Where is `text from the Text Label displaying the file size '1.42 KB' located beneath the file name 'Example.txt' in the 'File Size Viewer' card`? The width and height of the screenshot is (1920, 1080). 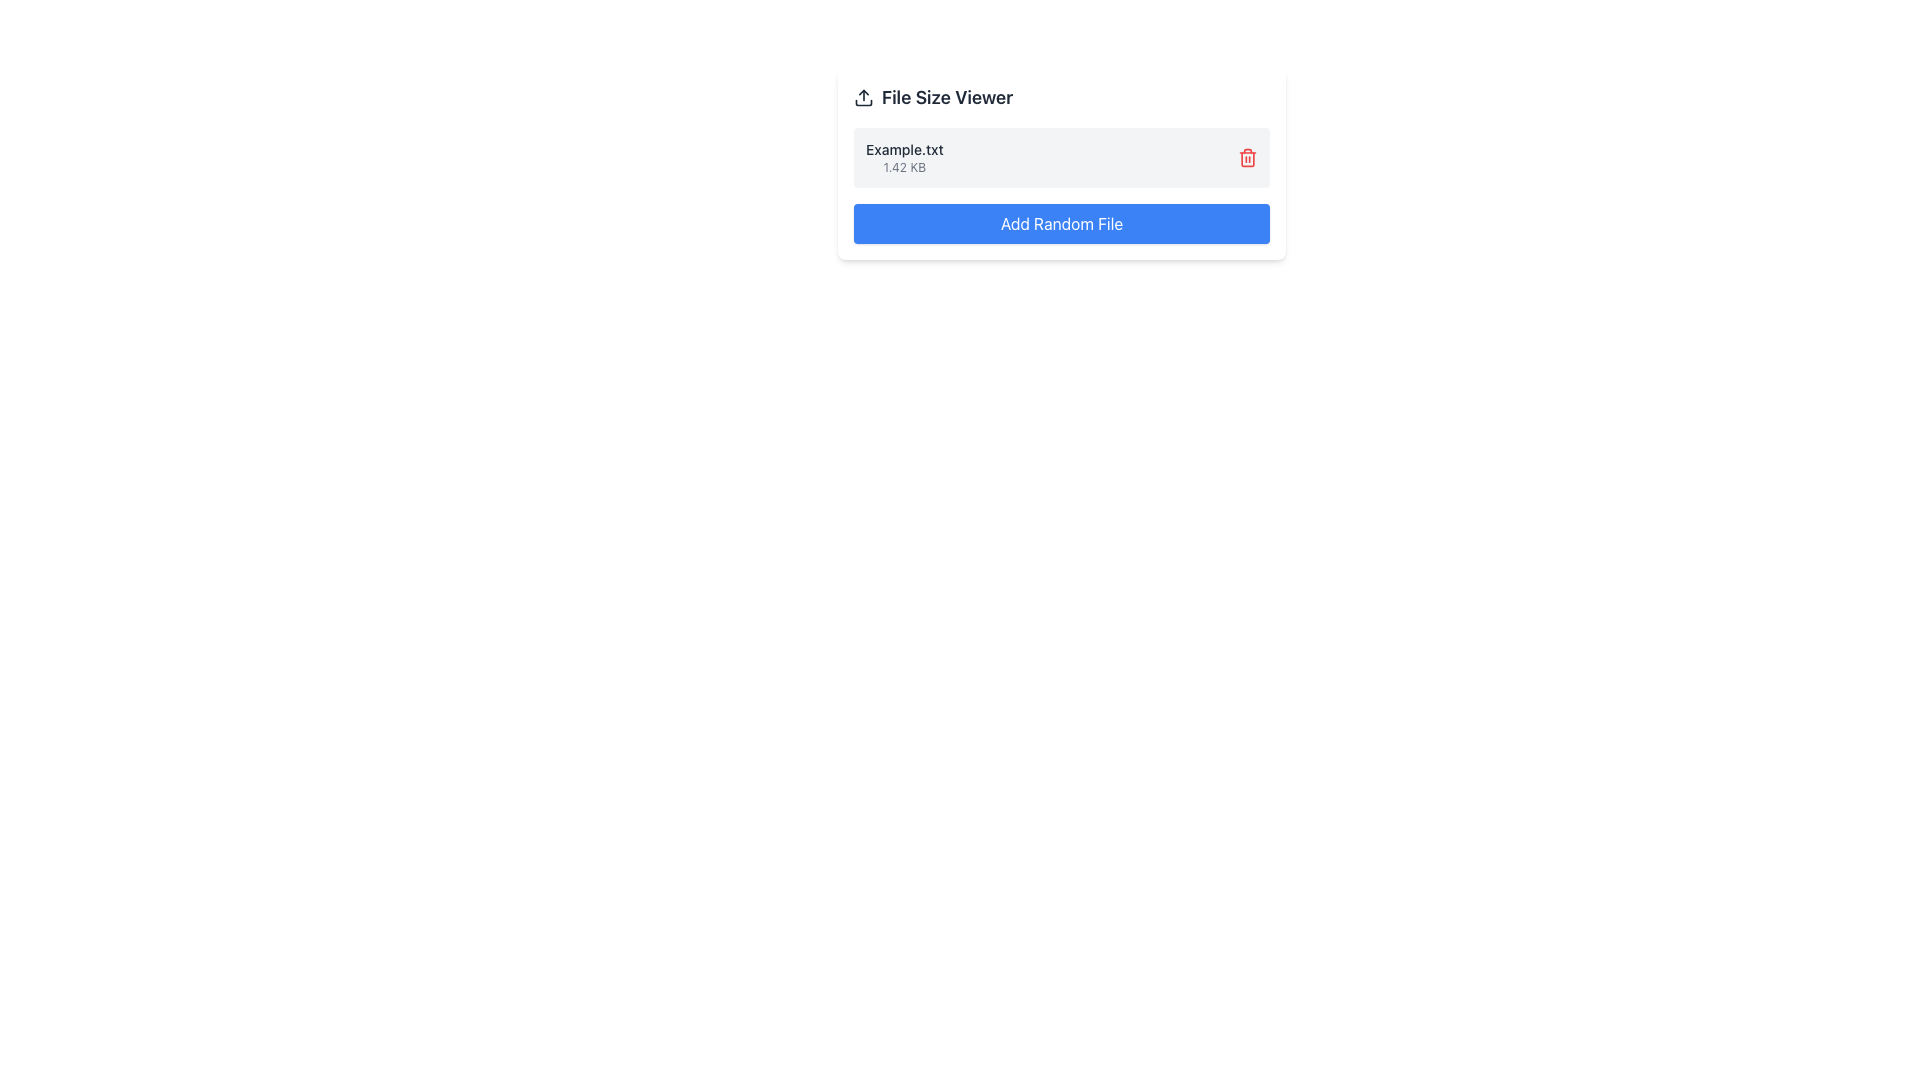
text from the Text Label displaying the file size '1.42 KB' located beneath the file name 'Example.txt' in the 'File Size Viewer' card is located at coordinates (903, 167).